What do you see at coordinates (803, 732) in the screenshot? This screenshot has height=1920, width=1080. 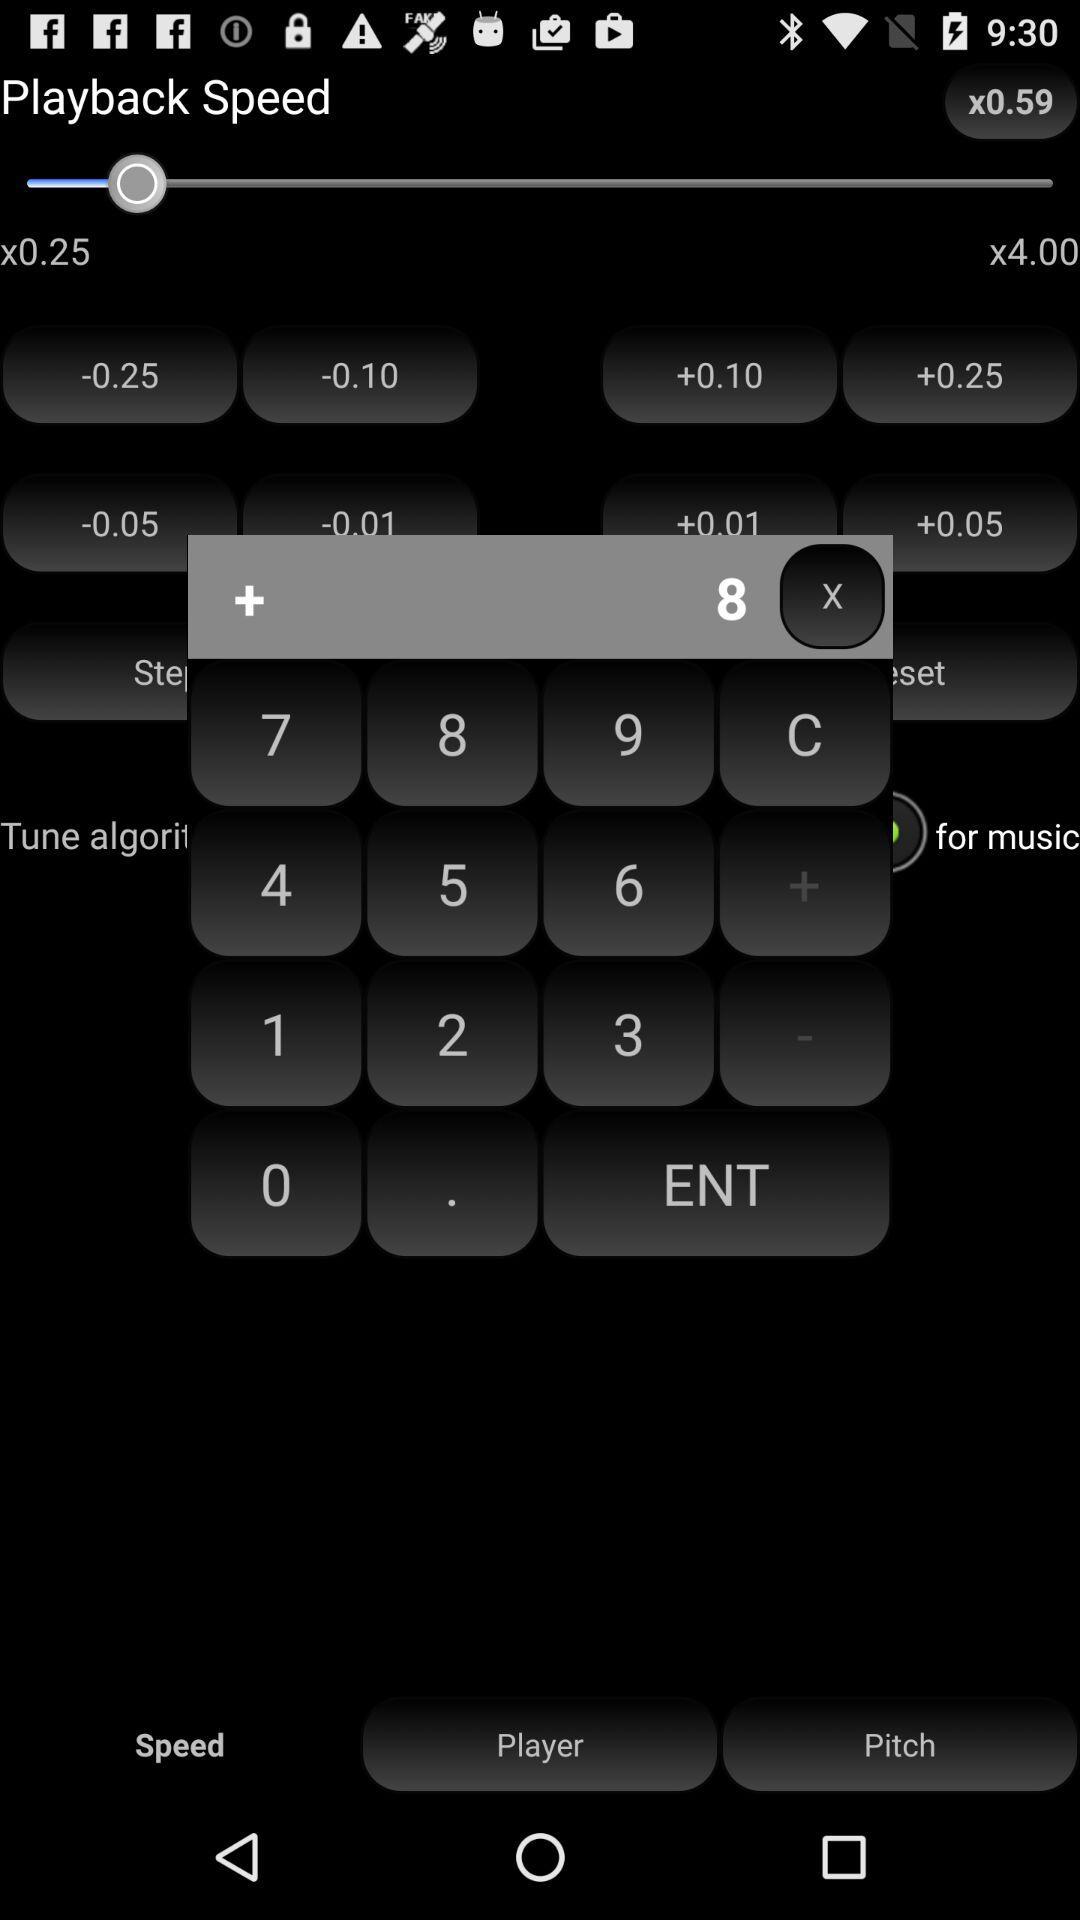 I see `c` at bounding box center [803, 732].